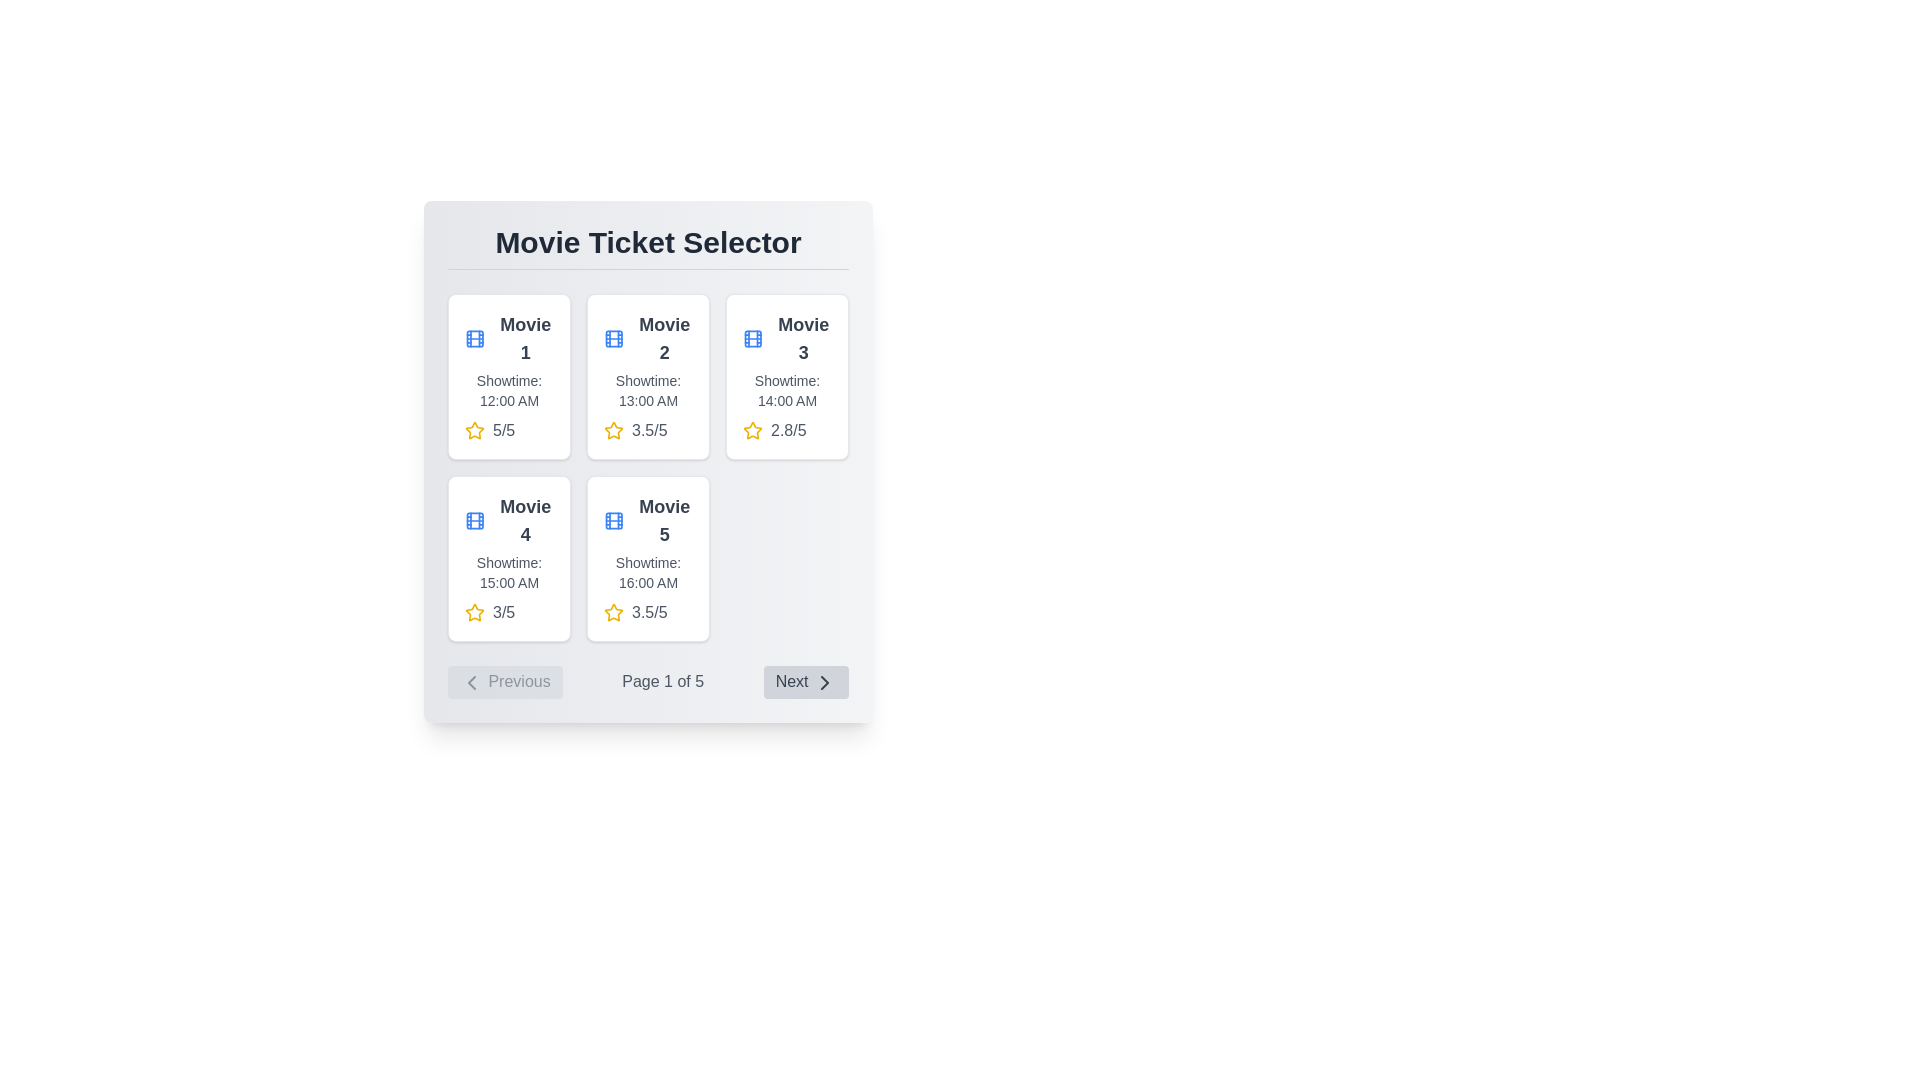 This screenshot has height=1080, width=1920. I want to click on the Text label with the icon of a film strip colored in blue that displays 'Movie 3', located in the upper portion of the third movie card in the grid, so click(786, 338).